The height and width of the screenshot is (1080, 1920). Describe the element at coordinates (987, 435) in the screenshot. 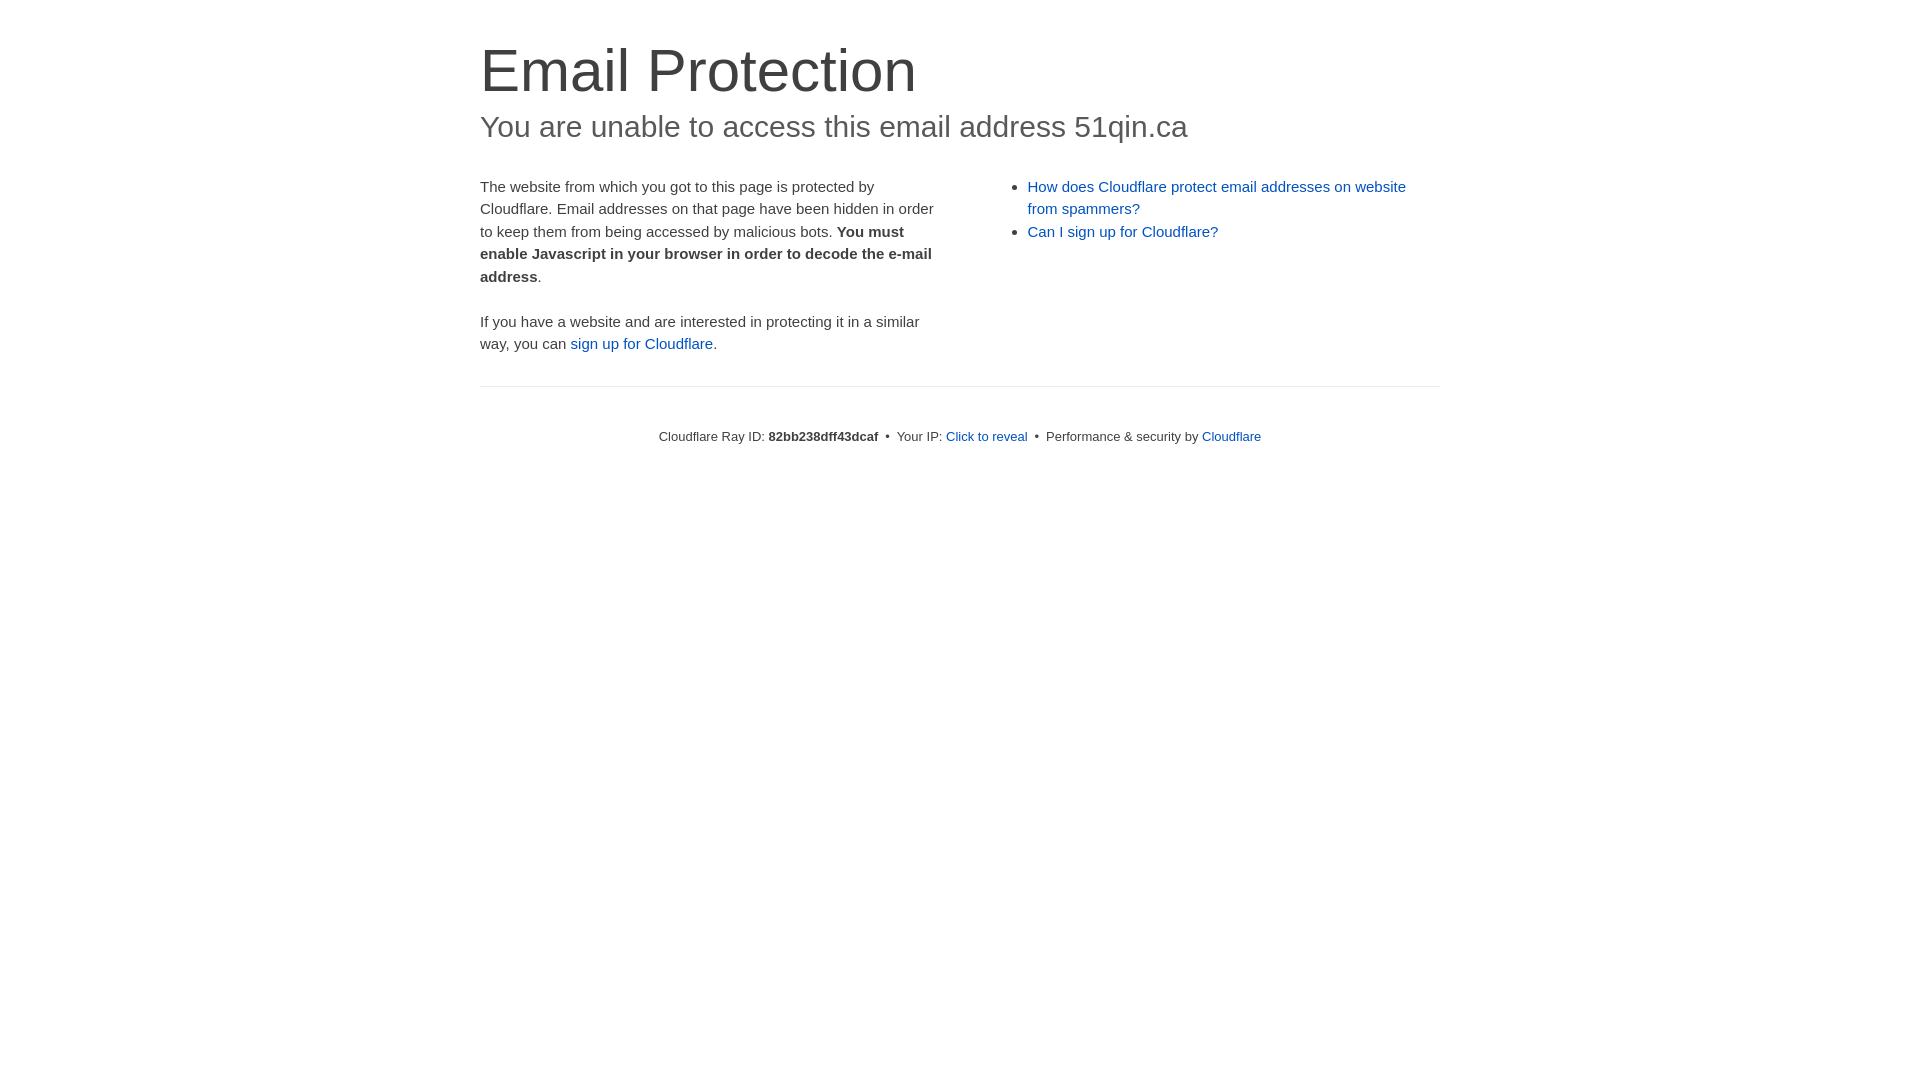

I see `'Click to reveal'` at that location.